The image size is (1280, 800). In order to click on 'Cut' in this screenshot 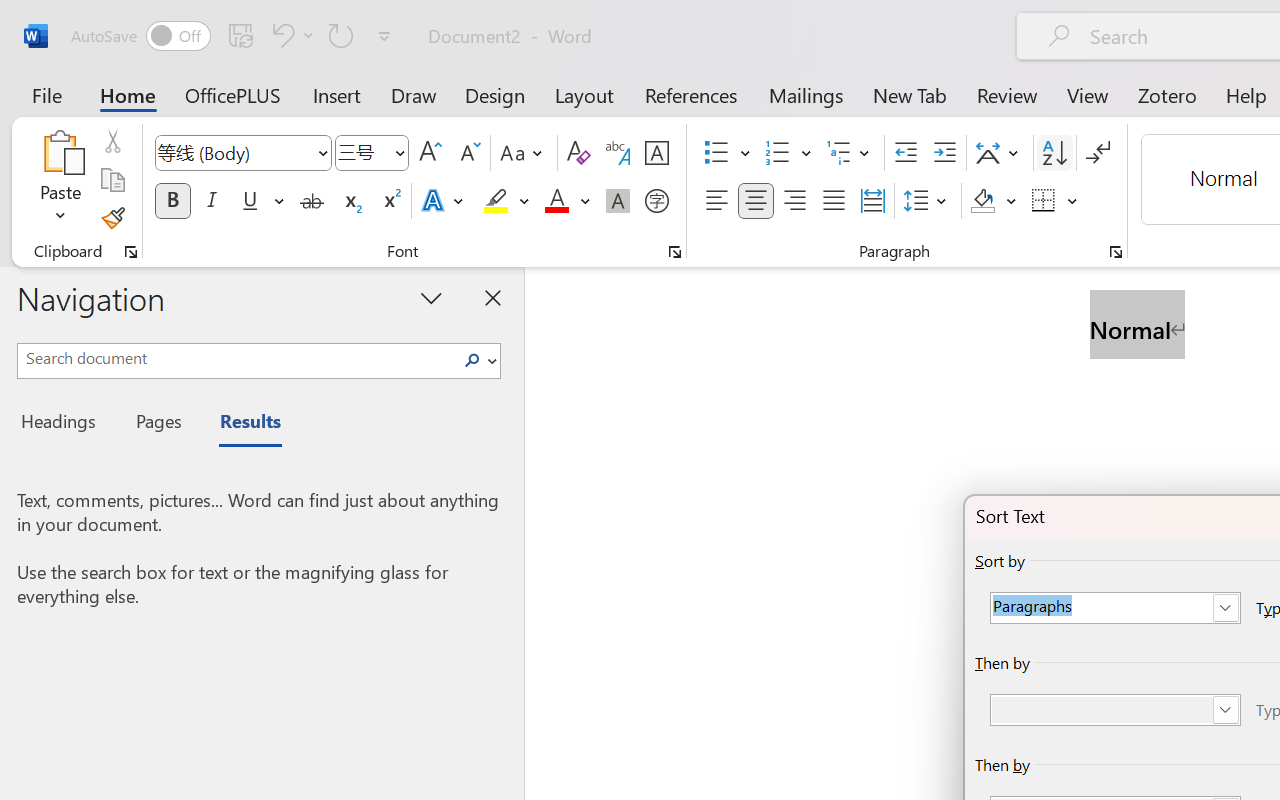, I will do `click(111, 141)`.